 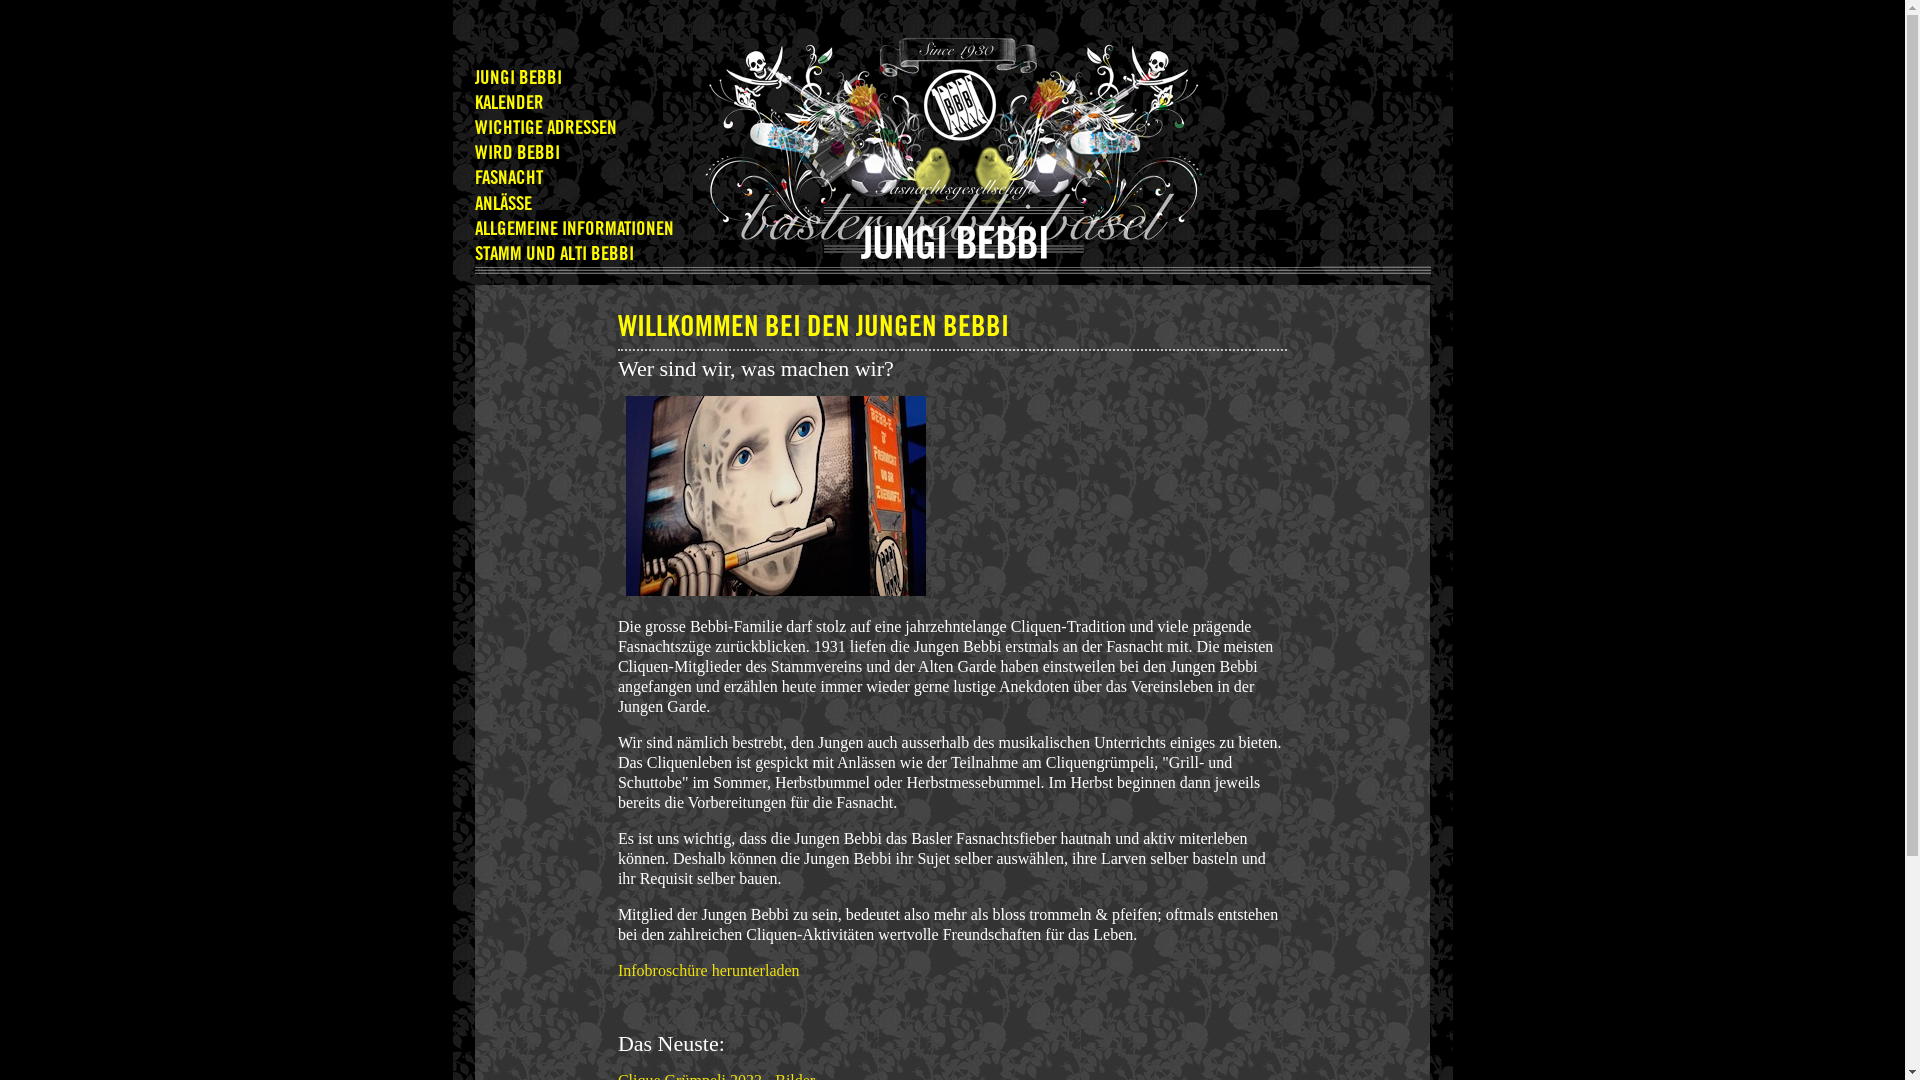 I want to click on 'ALLGEMEINE INFORMATIONEN', so click(x=572, y=228).